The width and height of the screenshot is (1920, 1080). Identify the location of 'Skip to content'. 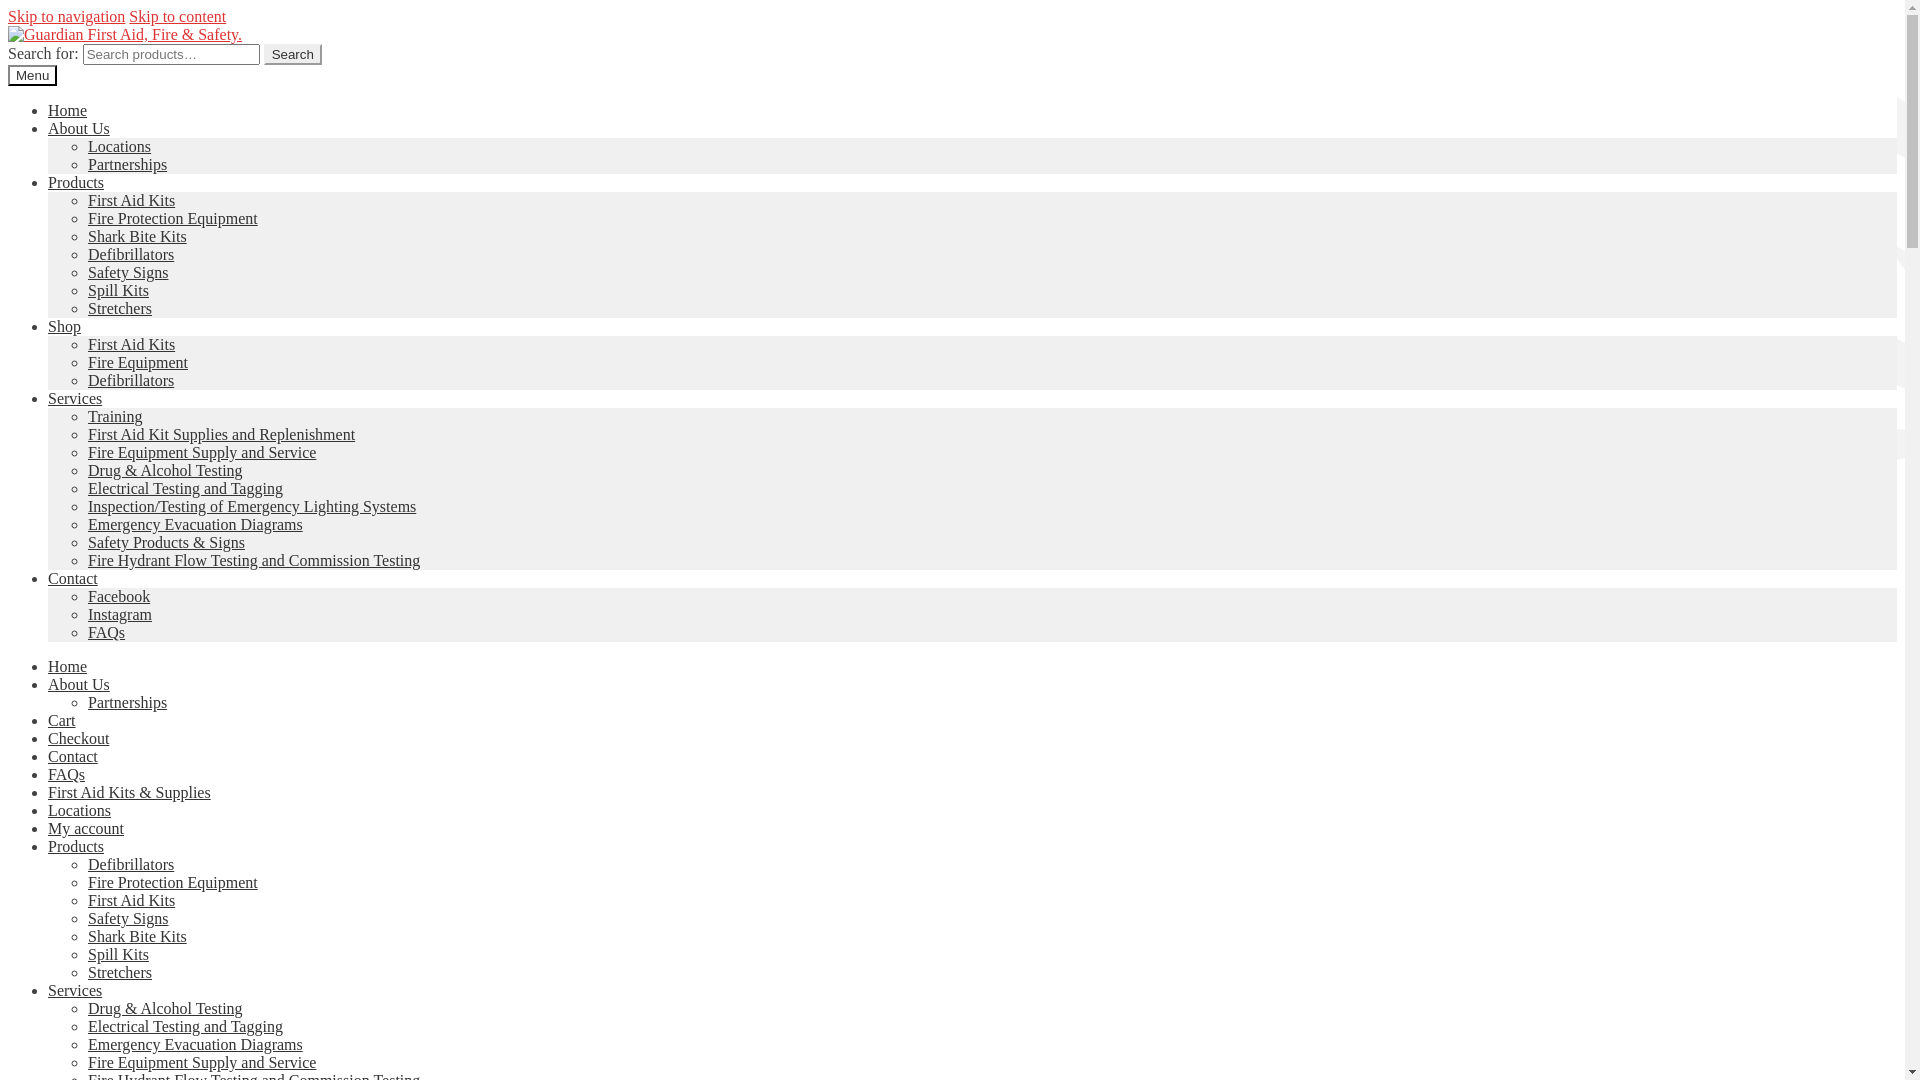
(177, 16).